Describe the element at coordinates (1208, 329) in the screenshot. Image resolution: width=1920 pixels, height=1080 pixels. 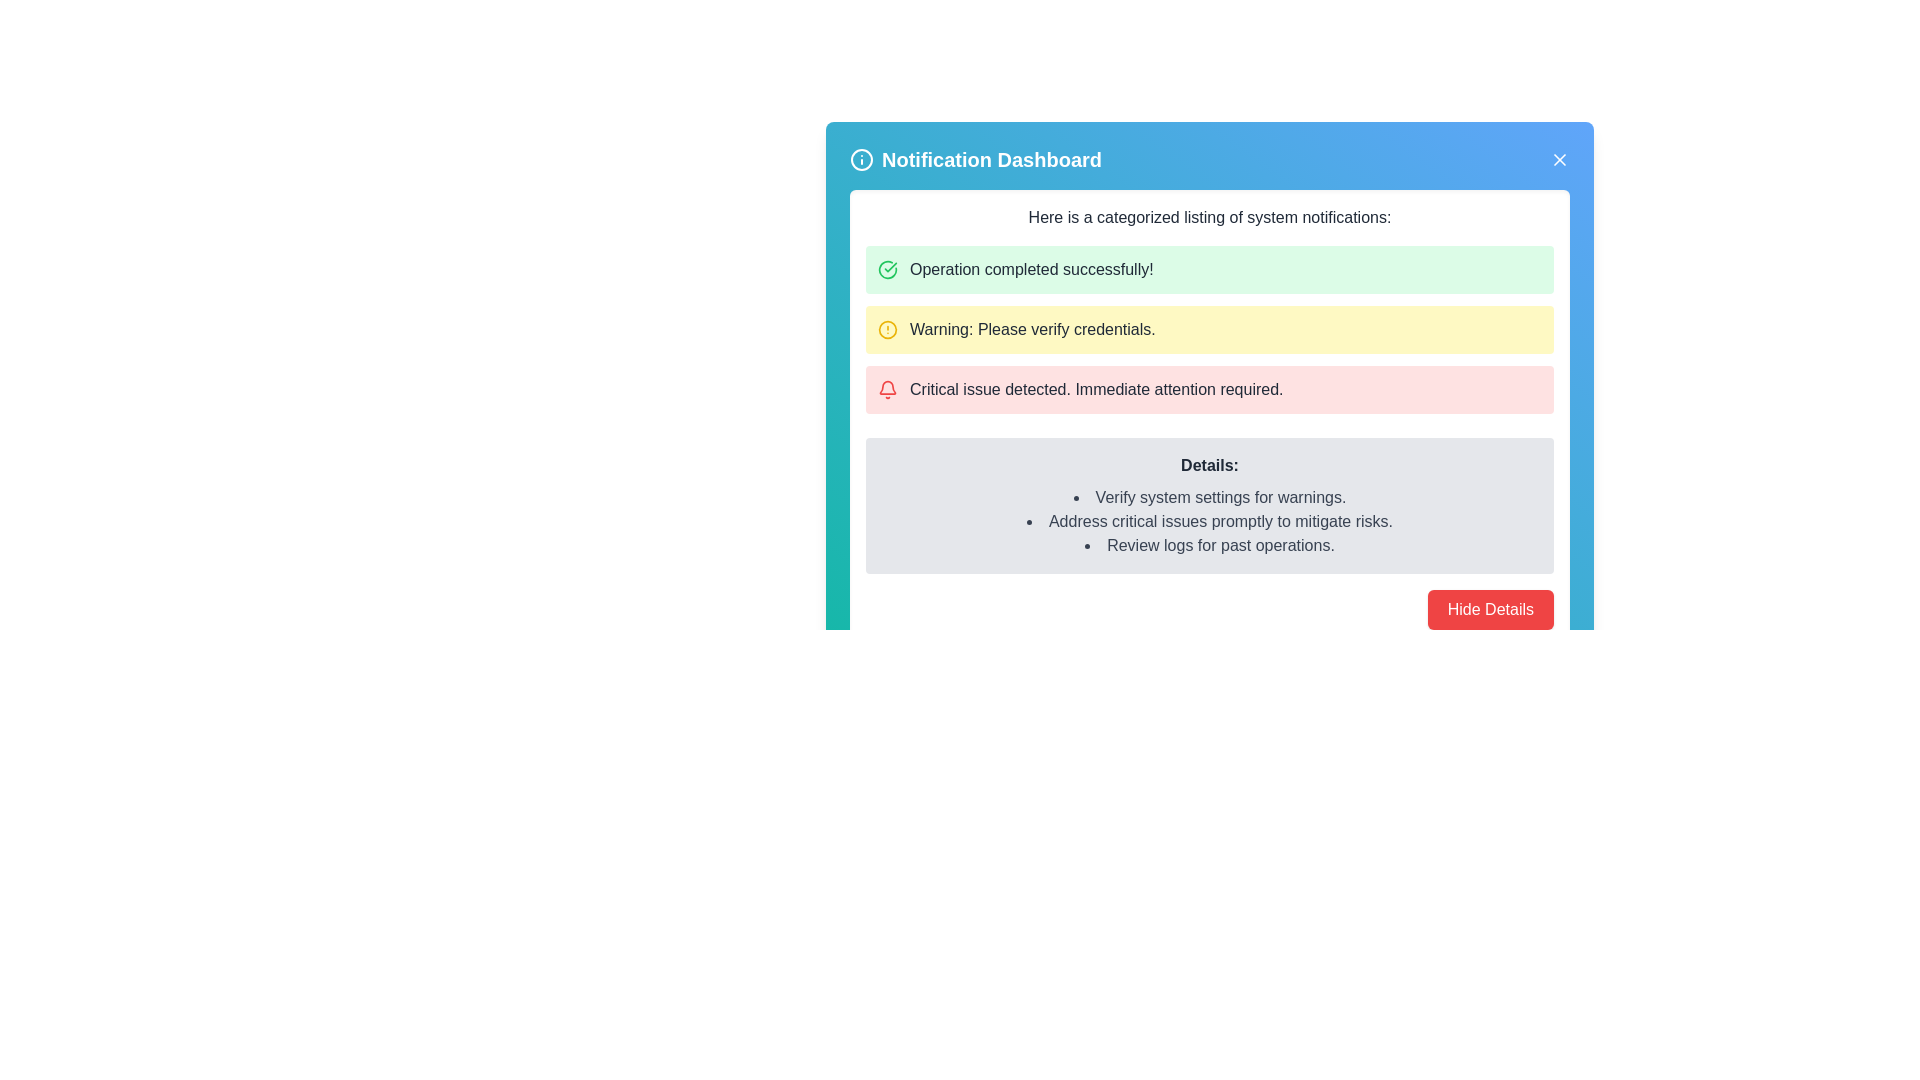
I see `the individual notifications within the multi-row categorized section of system notifications, which are represented by colored rows for success, warning, and critical issues` at that location.